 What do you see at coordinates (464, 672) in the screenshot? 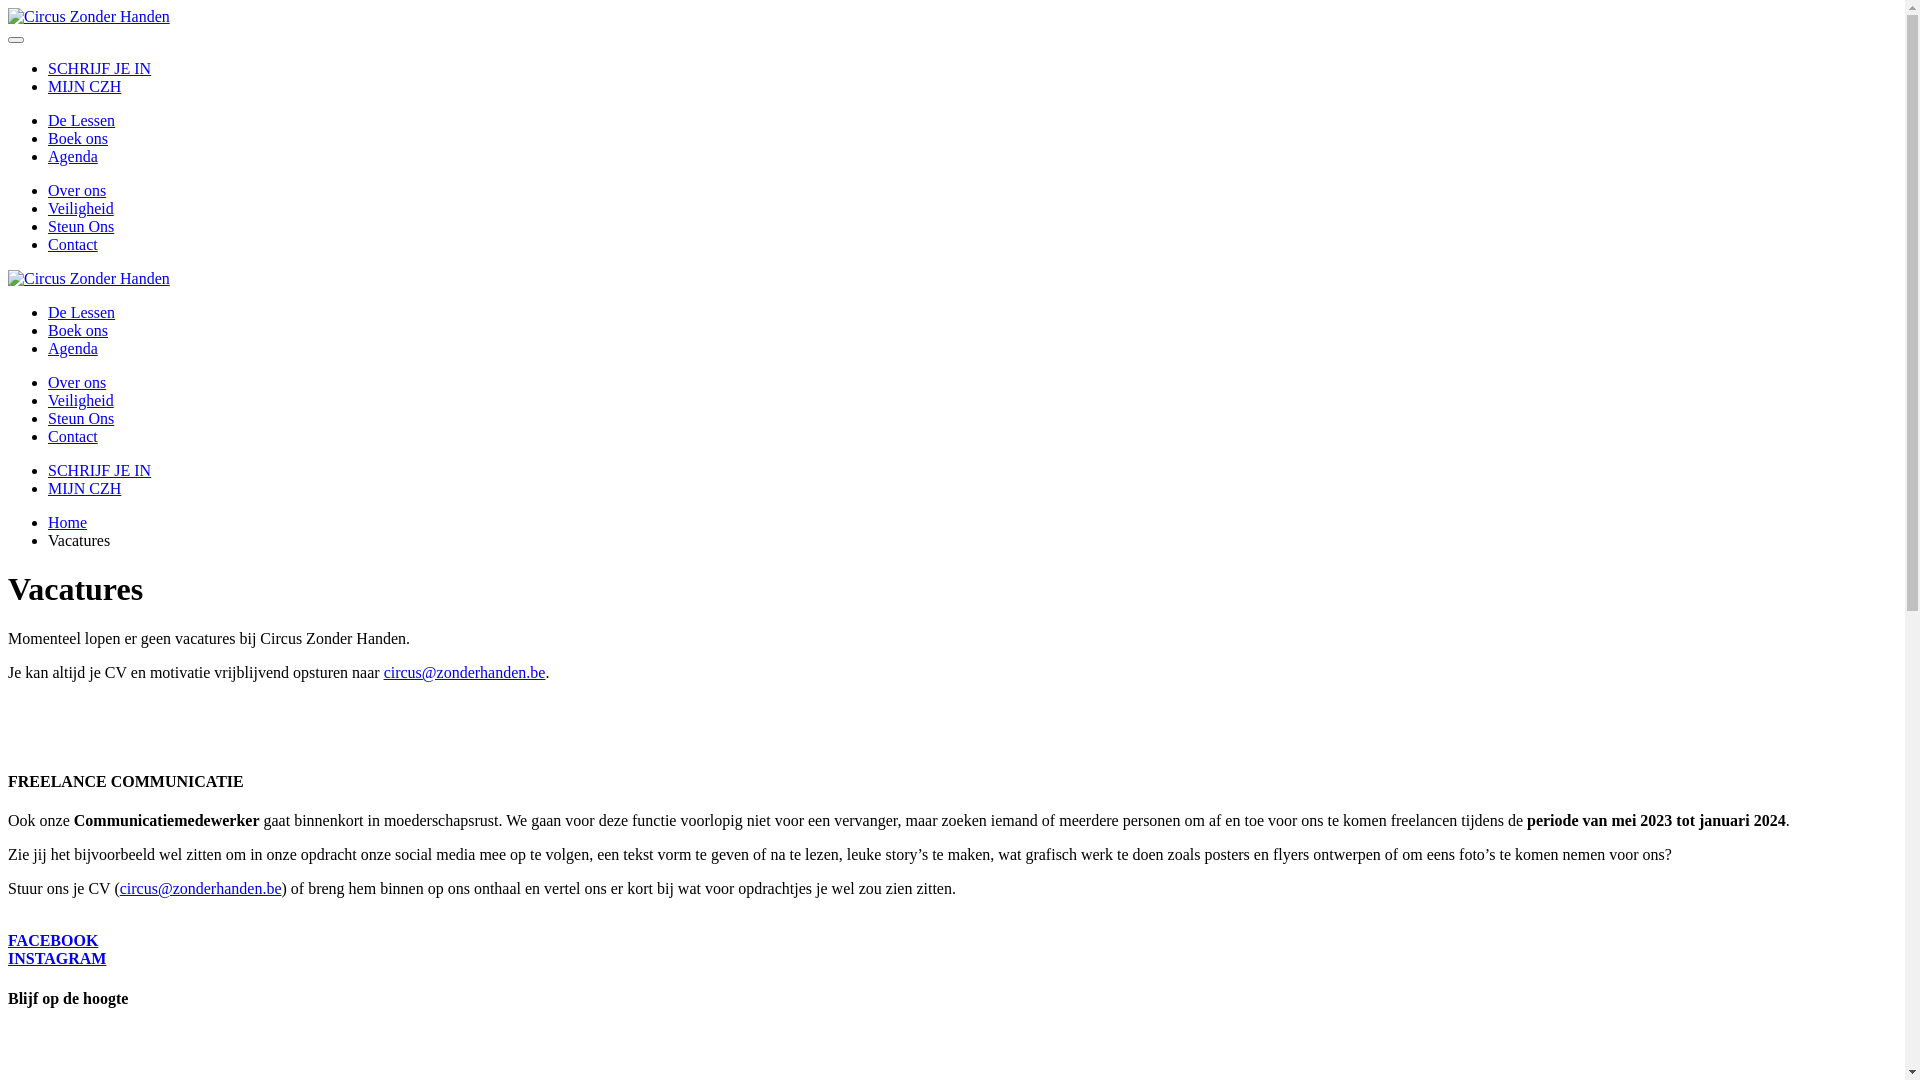
I see `'circus@zonderhanden.be'` at bounding box center [464, 672].